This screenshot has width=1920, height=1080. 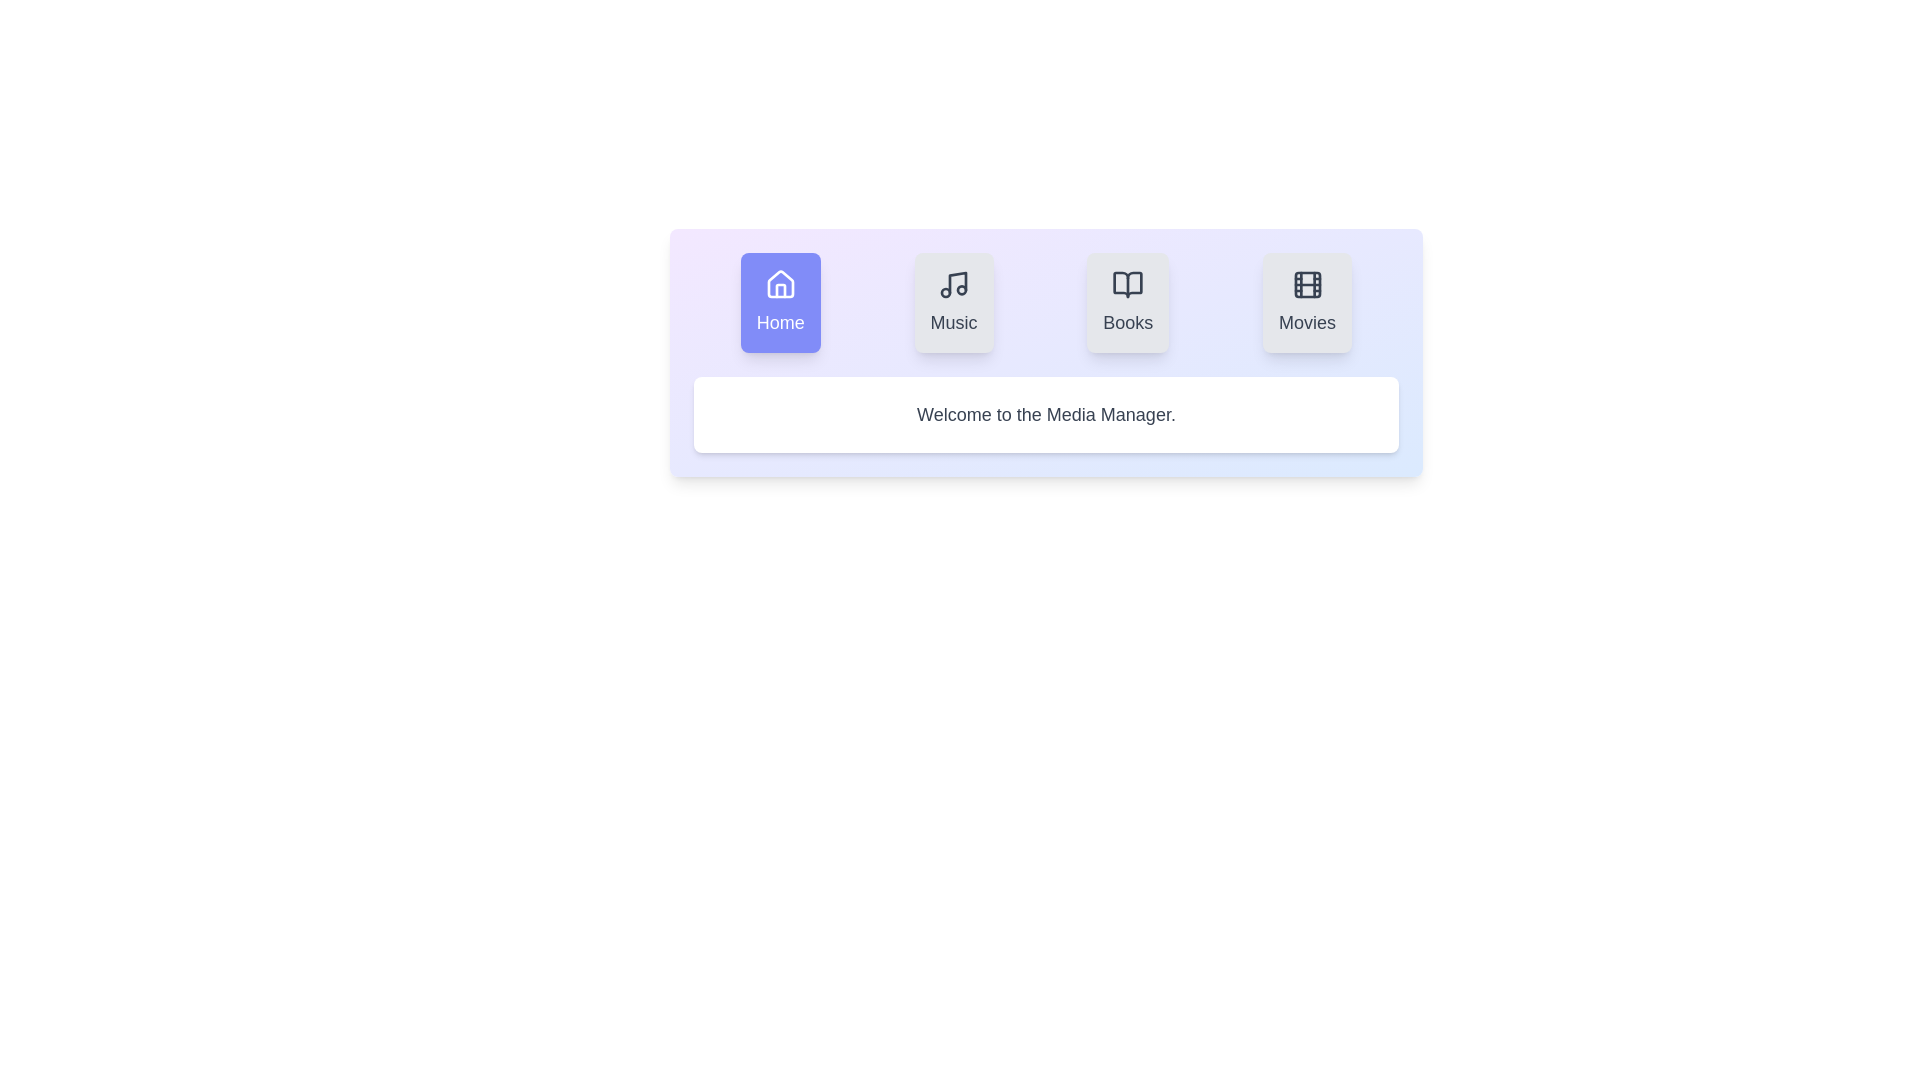 What do you see at coordinates (779, 303) in the screenshot?
I see `the Home tab to view its content` at bounding box center [779, 303].